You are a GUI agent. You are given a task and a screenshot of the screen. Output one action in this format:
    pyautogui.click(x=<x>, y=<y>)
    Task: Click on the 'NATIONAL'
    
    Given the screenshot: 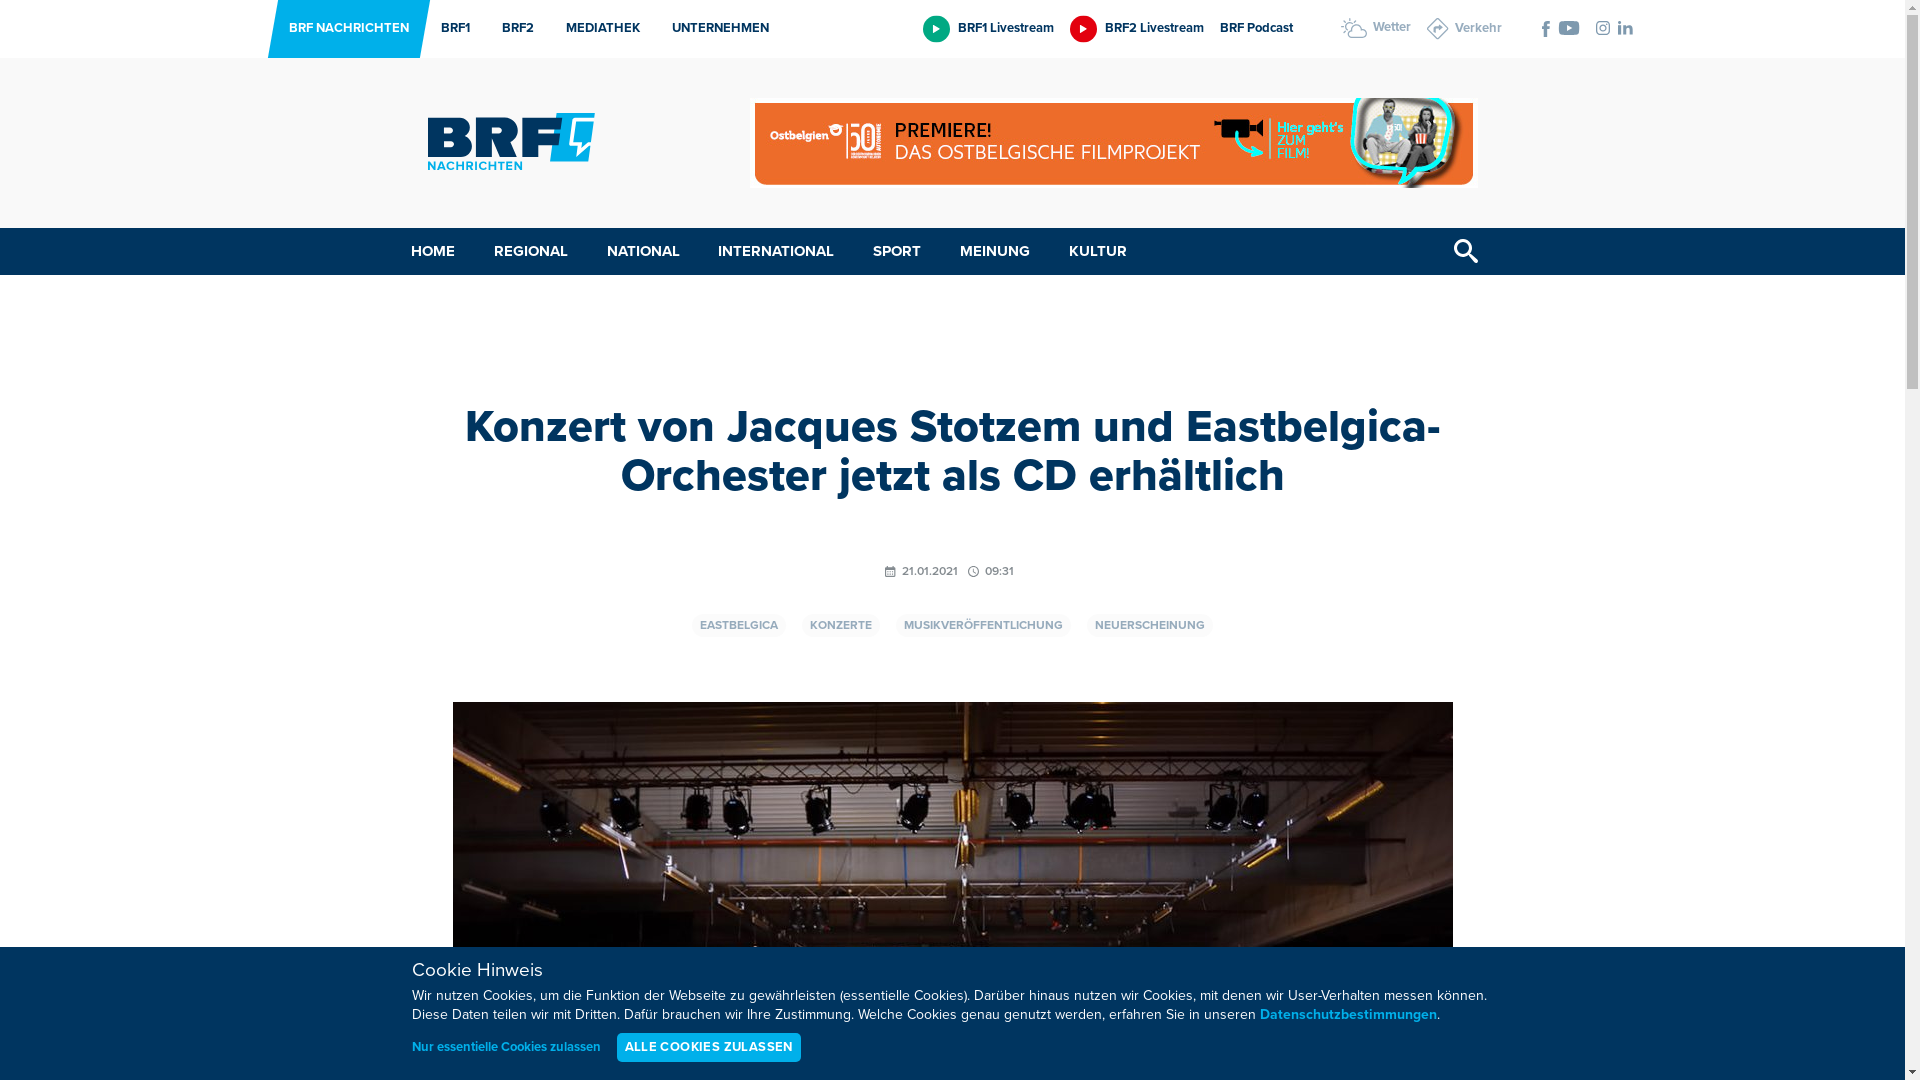 What is the action you would take?
    pyautogui.click(x=643, y=250)
    